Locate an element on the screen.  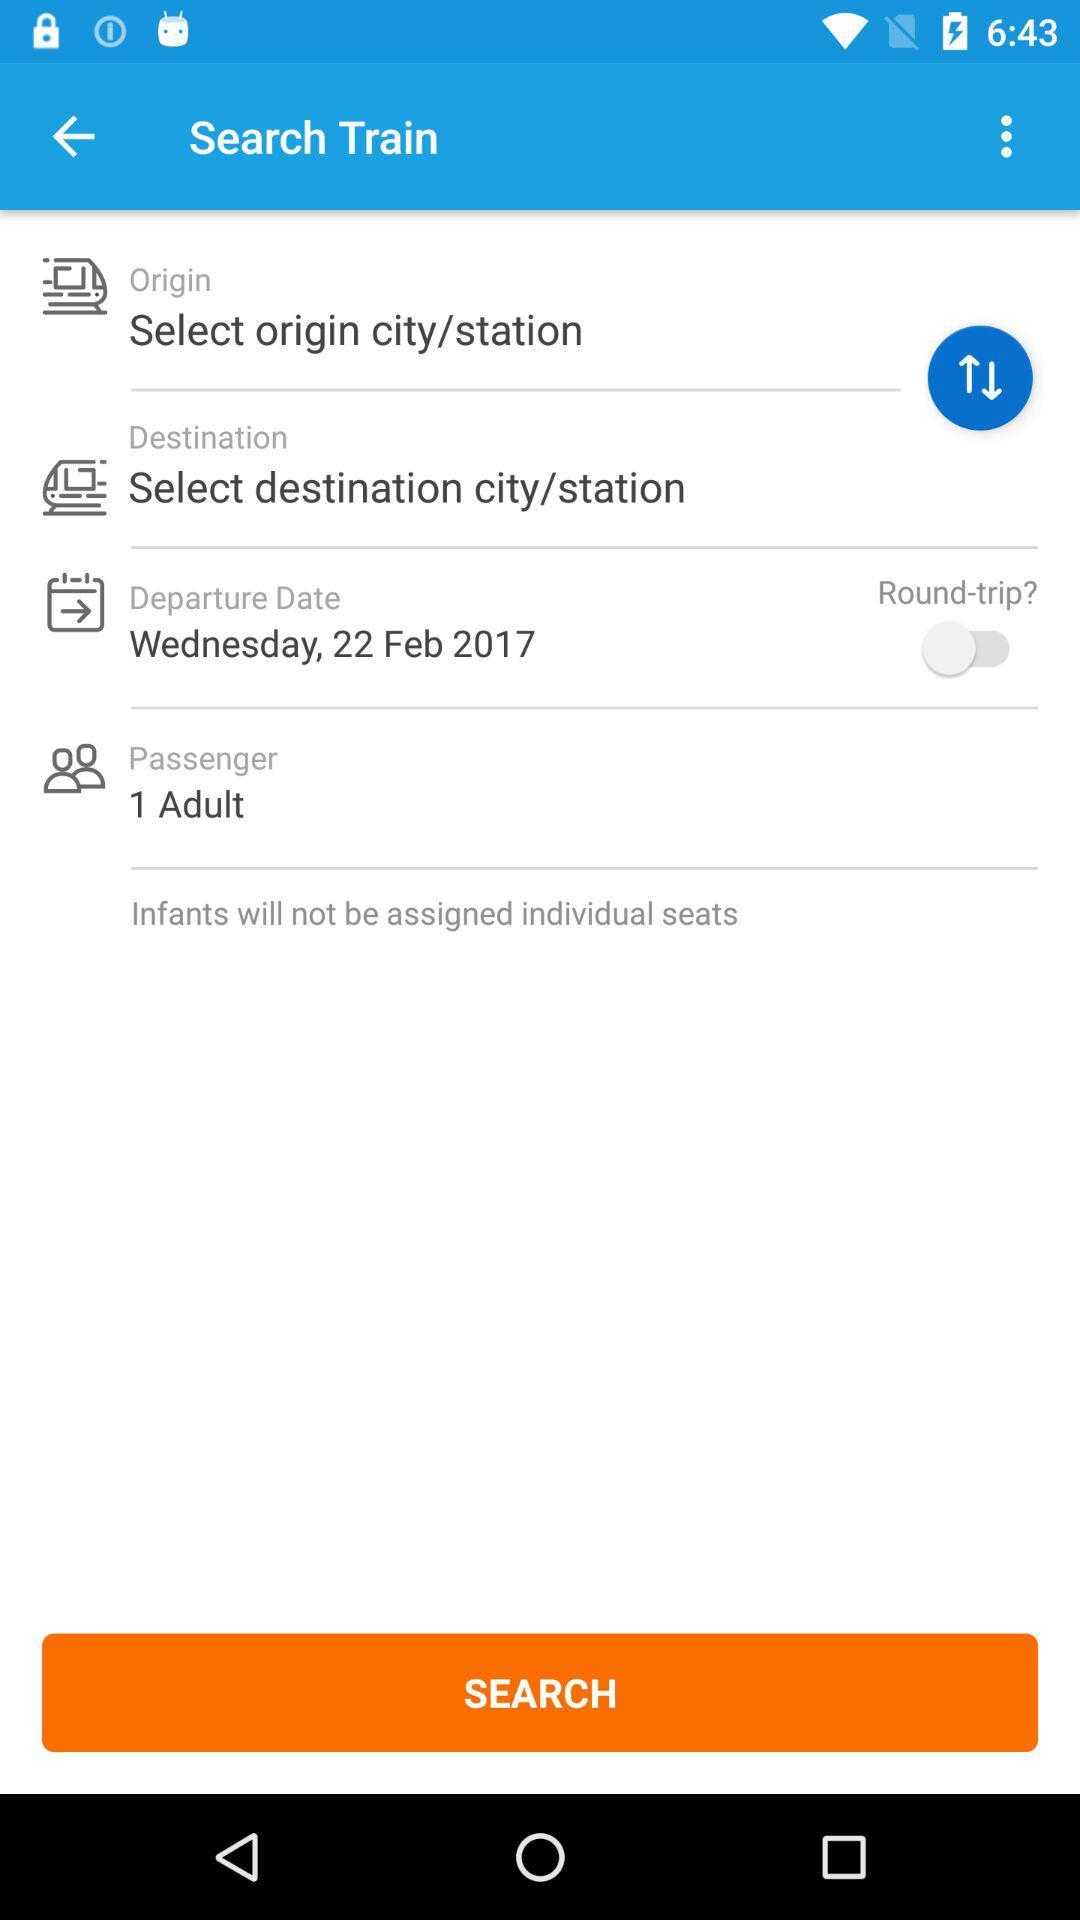
open other options is located at coordinates (1006, 135).